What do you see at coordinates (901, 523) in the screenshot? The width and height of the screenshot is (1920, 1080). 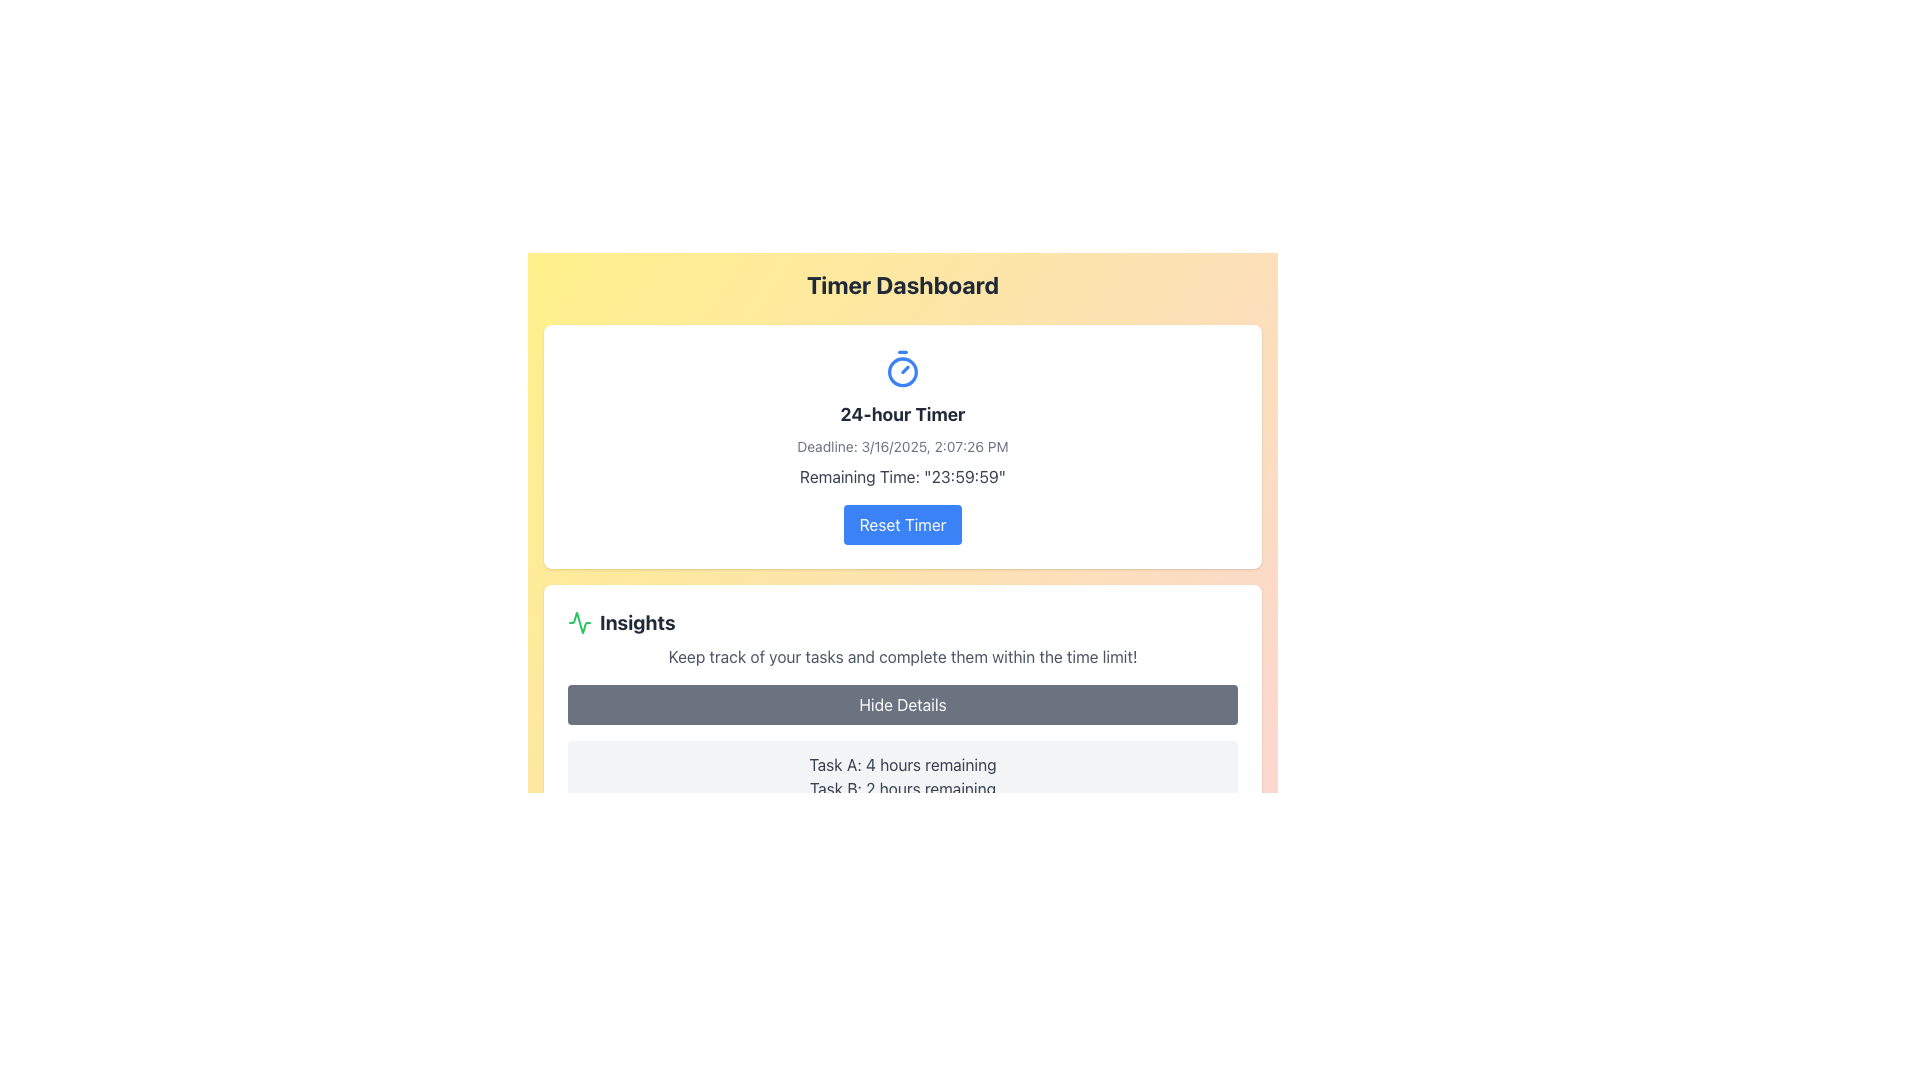 I see `the reset button located below the 'Remaining Time: "23:59:59"' text in the '24-hour Timer' section to reset the timer` at bounding box center [901, 523].